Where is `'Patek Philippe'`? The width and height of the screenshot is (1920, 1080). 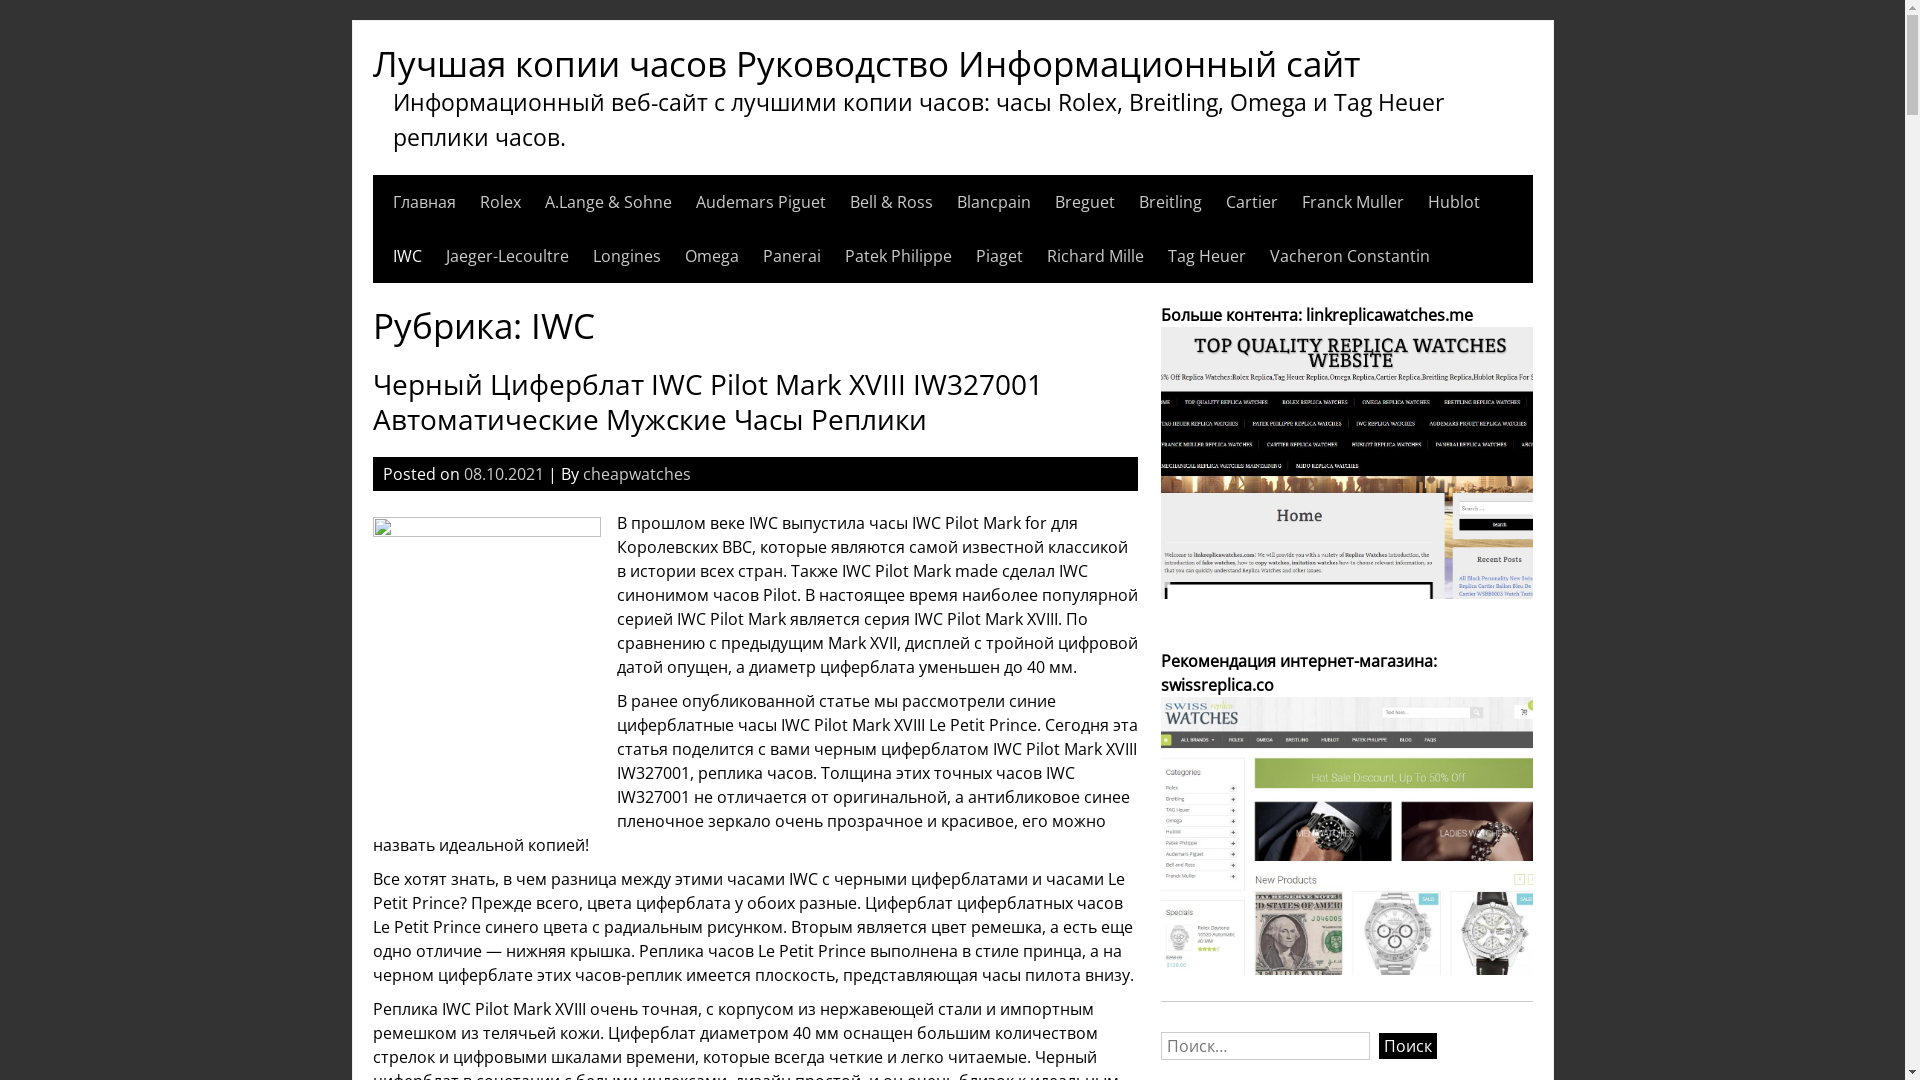
'Patek Philippe' is located at coordinates (896, 254).